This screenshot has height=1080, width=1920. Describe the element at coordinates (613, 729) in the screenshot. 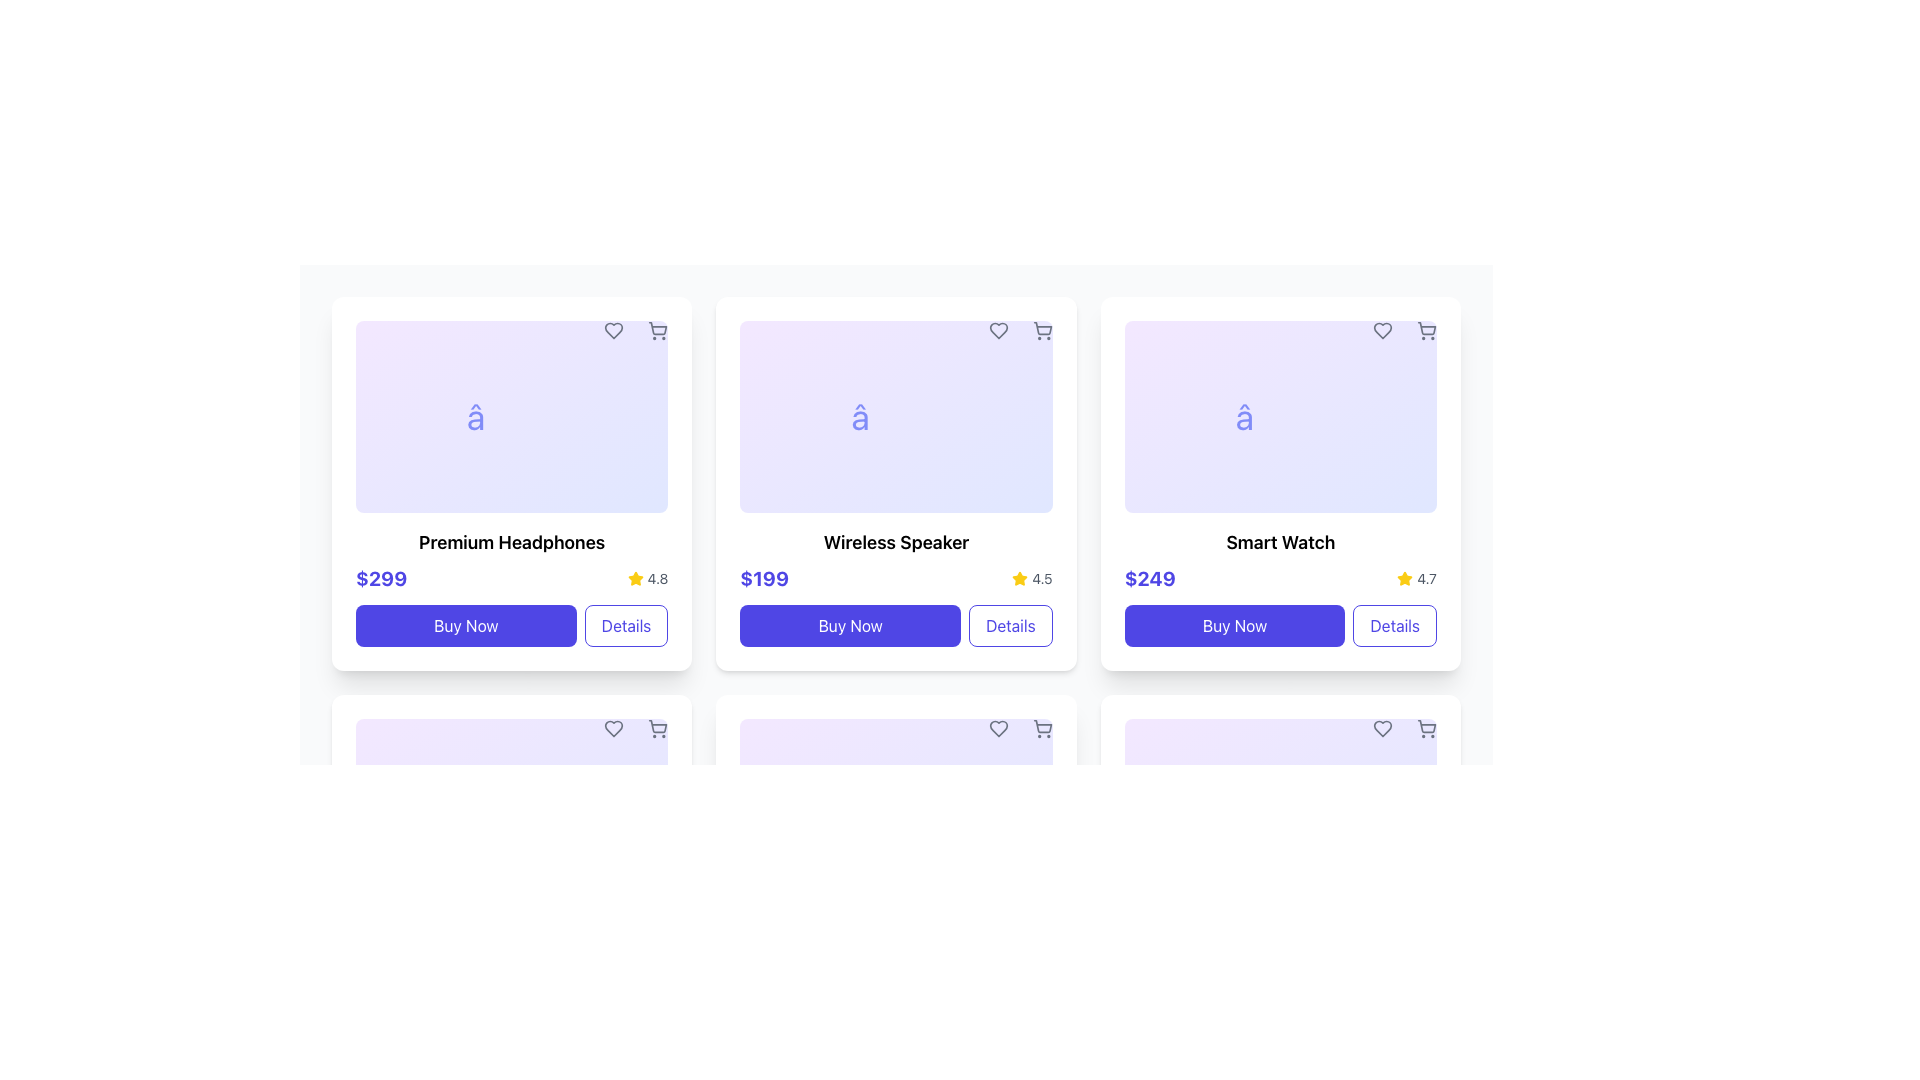

I see `the heart-shaped icon button located in the top-right corner of the bottom-left product card for 'Premium Headphones', which changes from gray to red on hover` at that location.